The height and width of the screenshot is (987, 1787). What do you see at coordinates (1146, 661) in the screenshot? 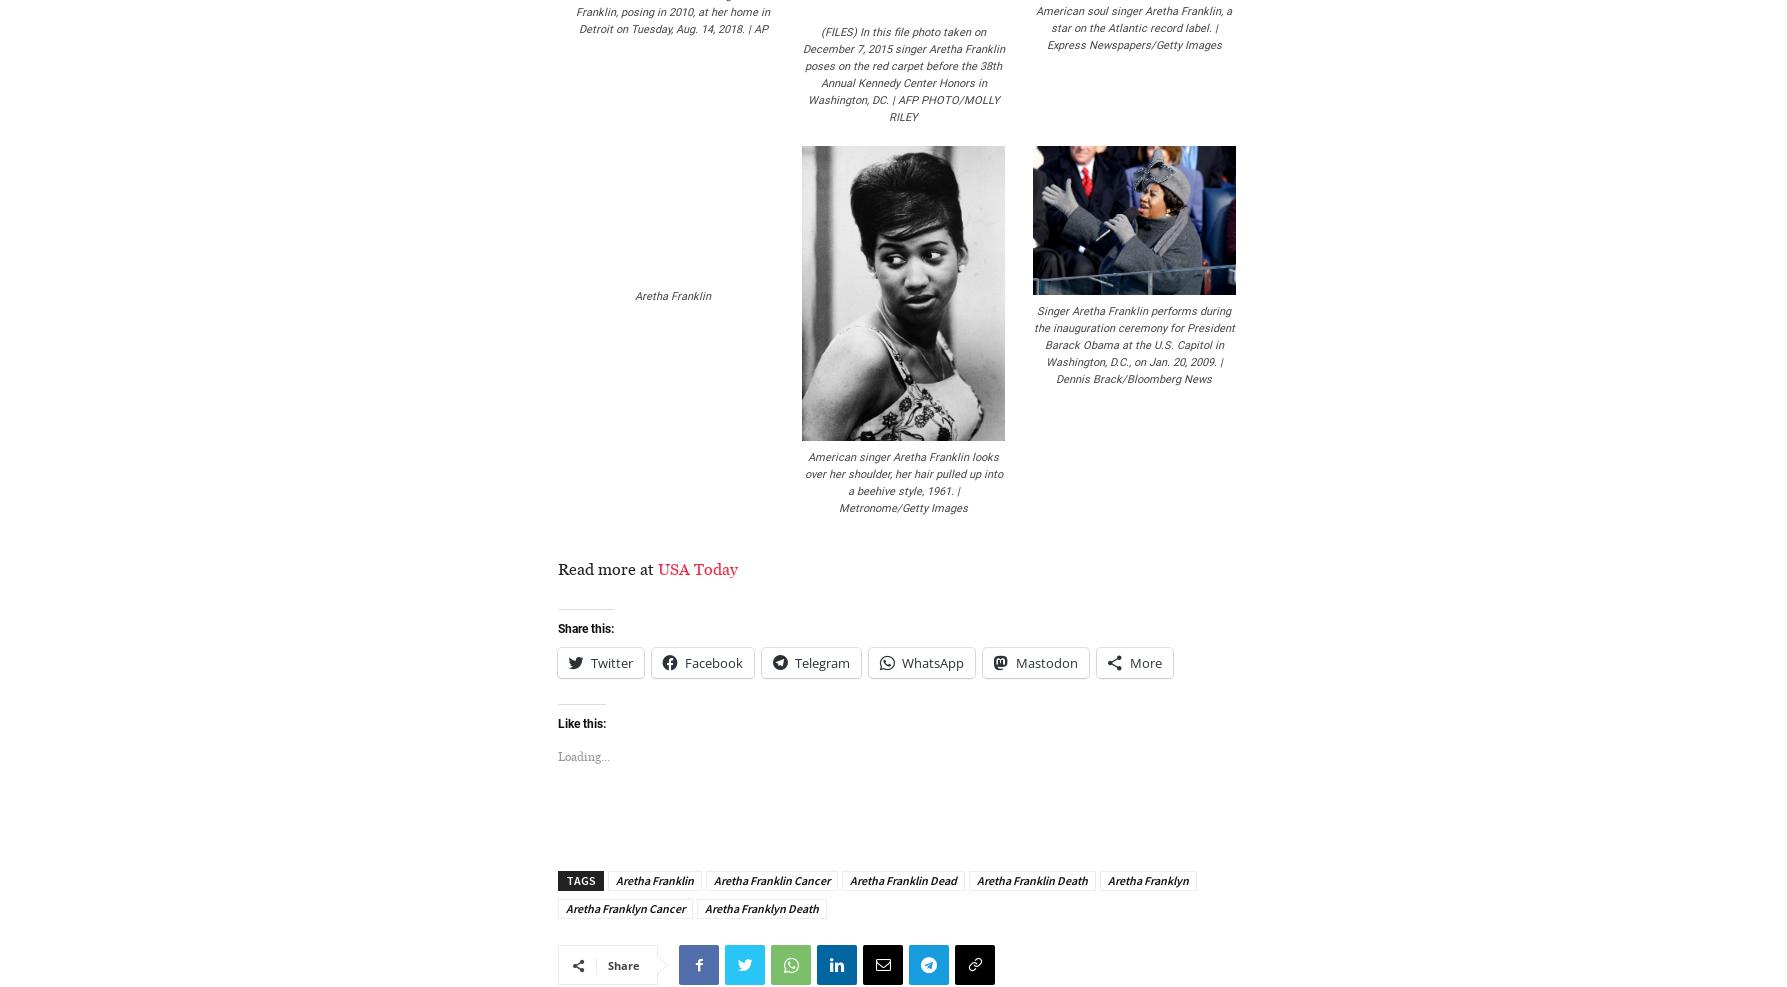
I see `'More'` at bounding box center [1146, 661].